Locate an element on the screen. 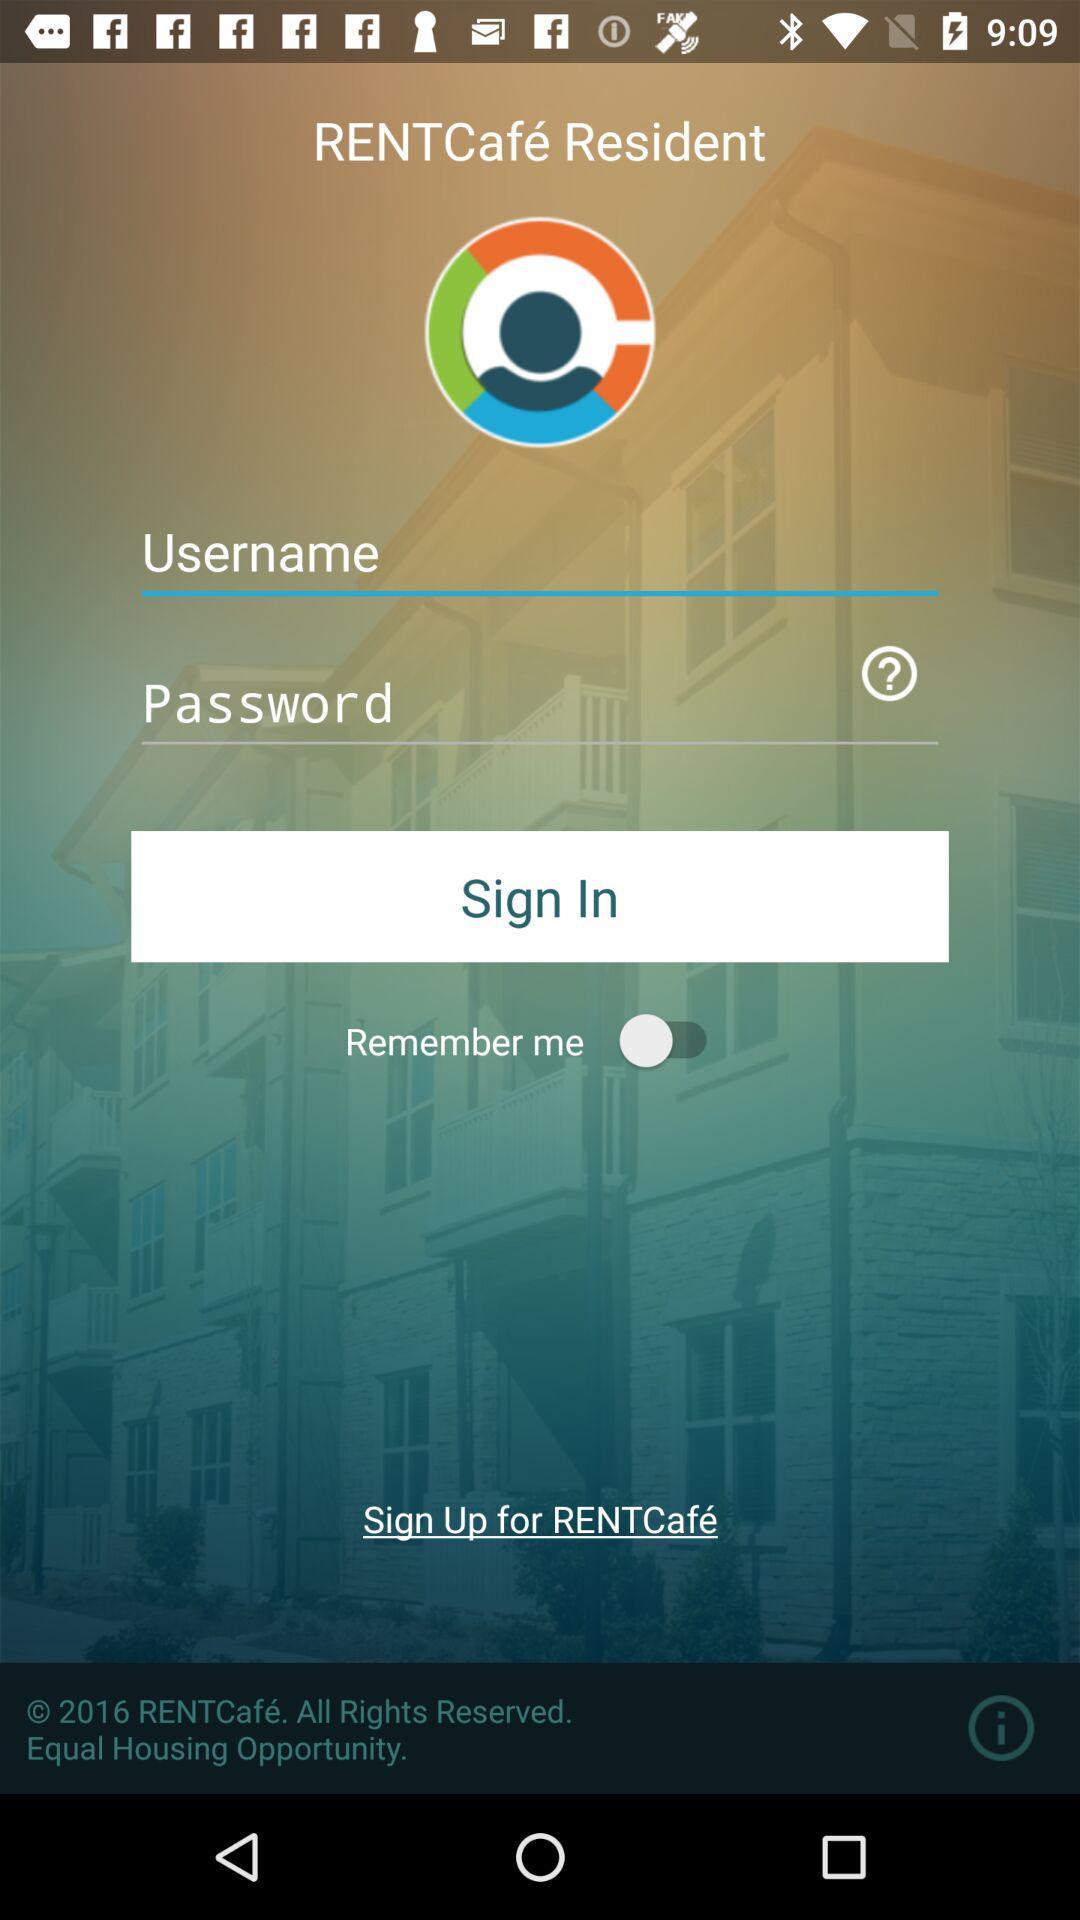 The height and width of the screenshot is (1920, 1080). remember me selection is located at coordinates (672, 1040).